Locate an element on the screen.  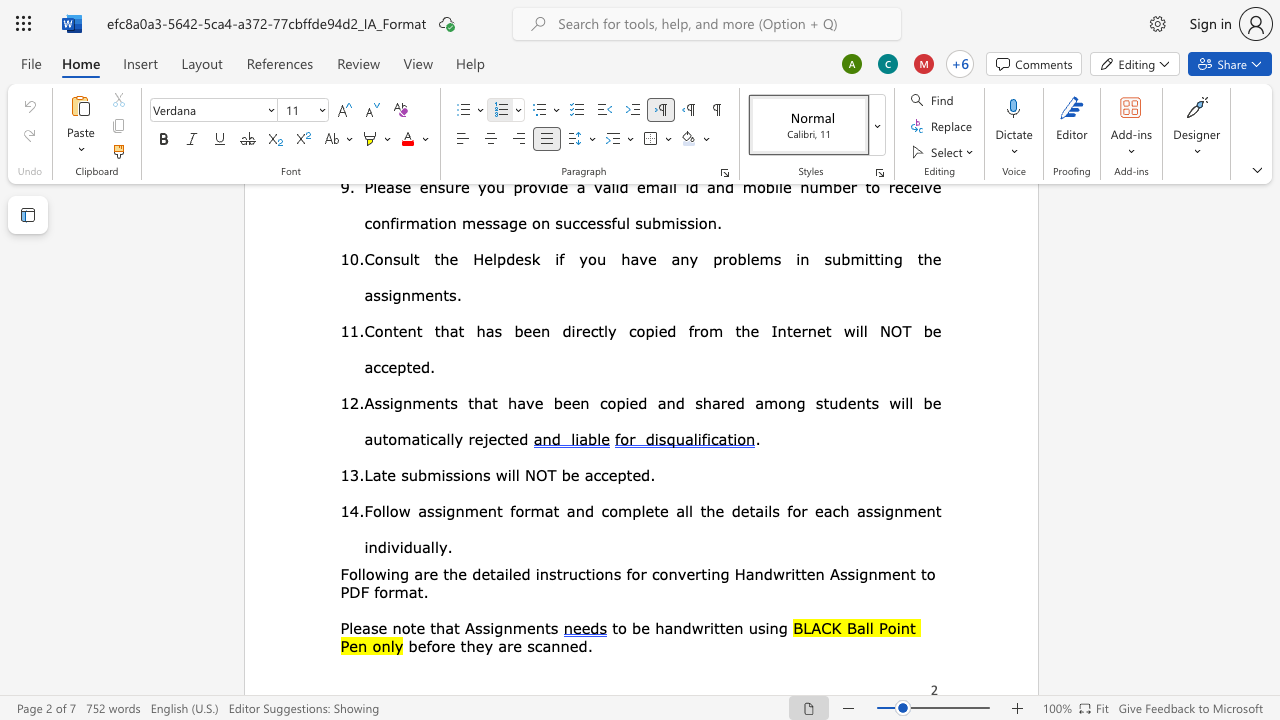
the space between the continuous character "o" and "w" in the text is located at coordinates (375, 573).